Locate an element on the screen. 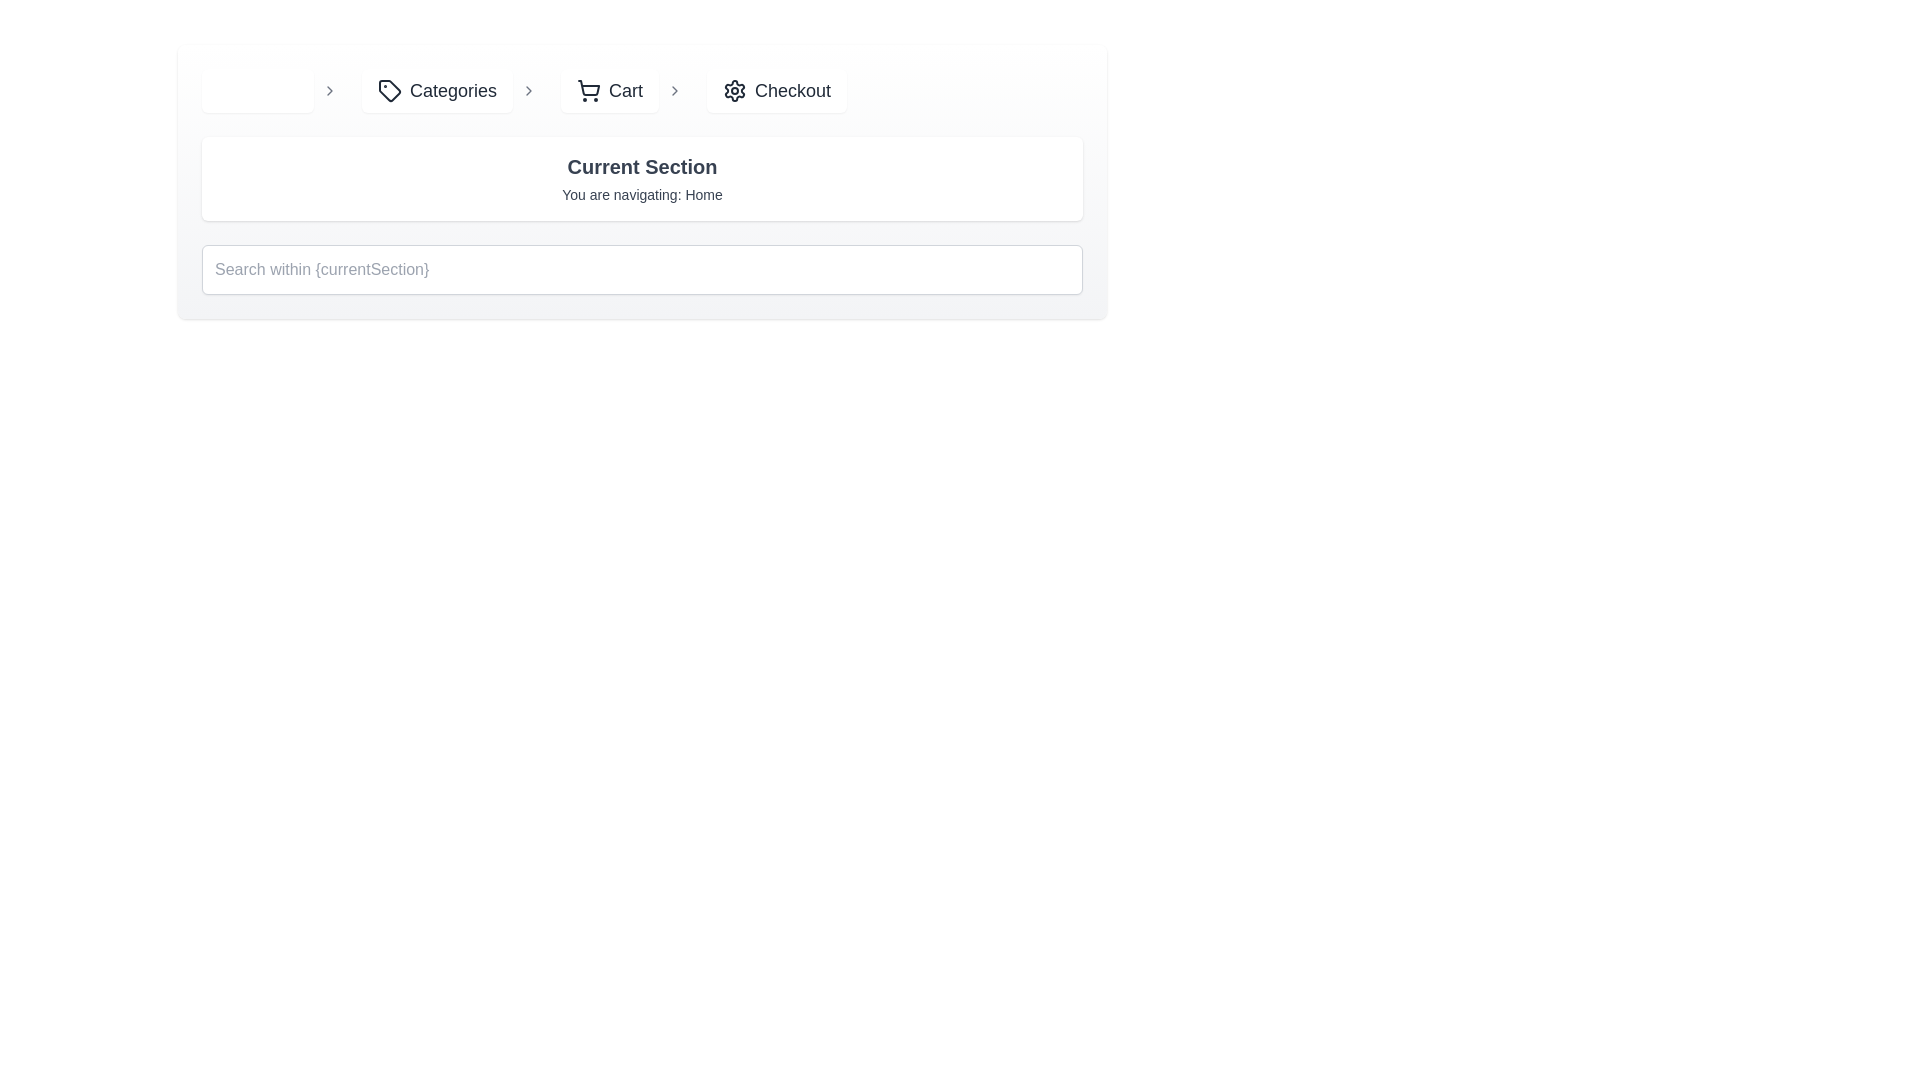 The width and height of the screenshot is (1920, 1080). the right-facing chevron SVG icon located in the navigation bar next to the 'Cart' text is located at coordinates (675, 91).